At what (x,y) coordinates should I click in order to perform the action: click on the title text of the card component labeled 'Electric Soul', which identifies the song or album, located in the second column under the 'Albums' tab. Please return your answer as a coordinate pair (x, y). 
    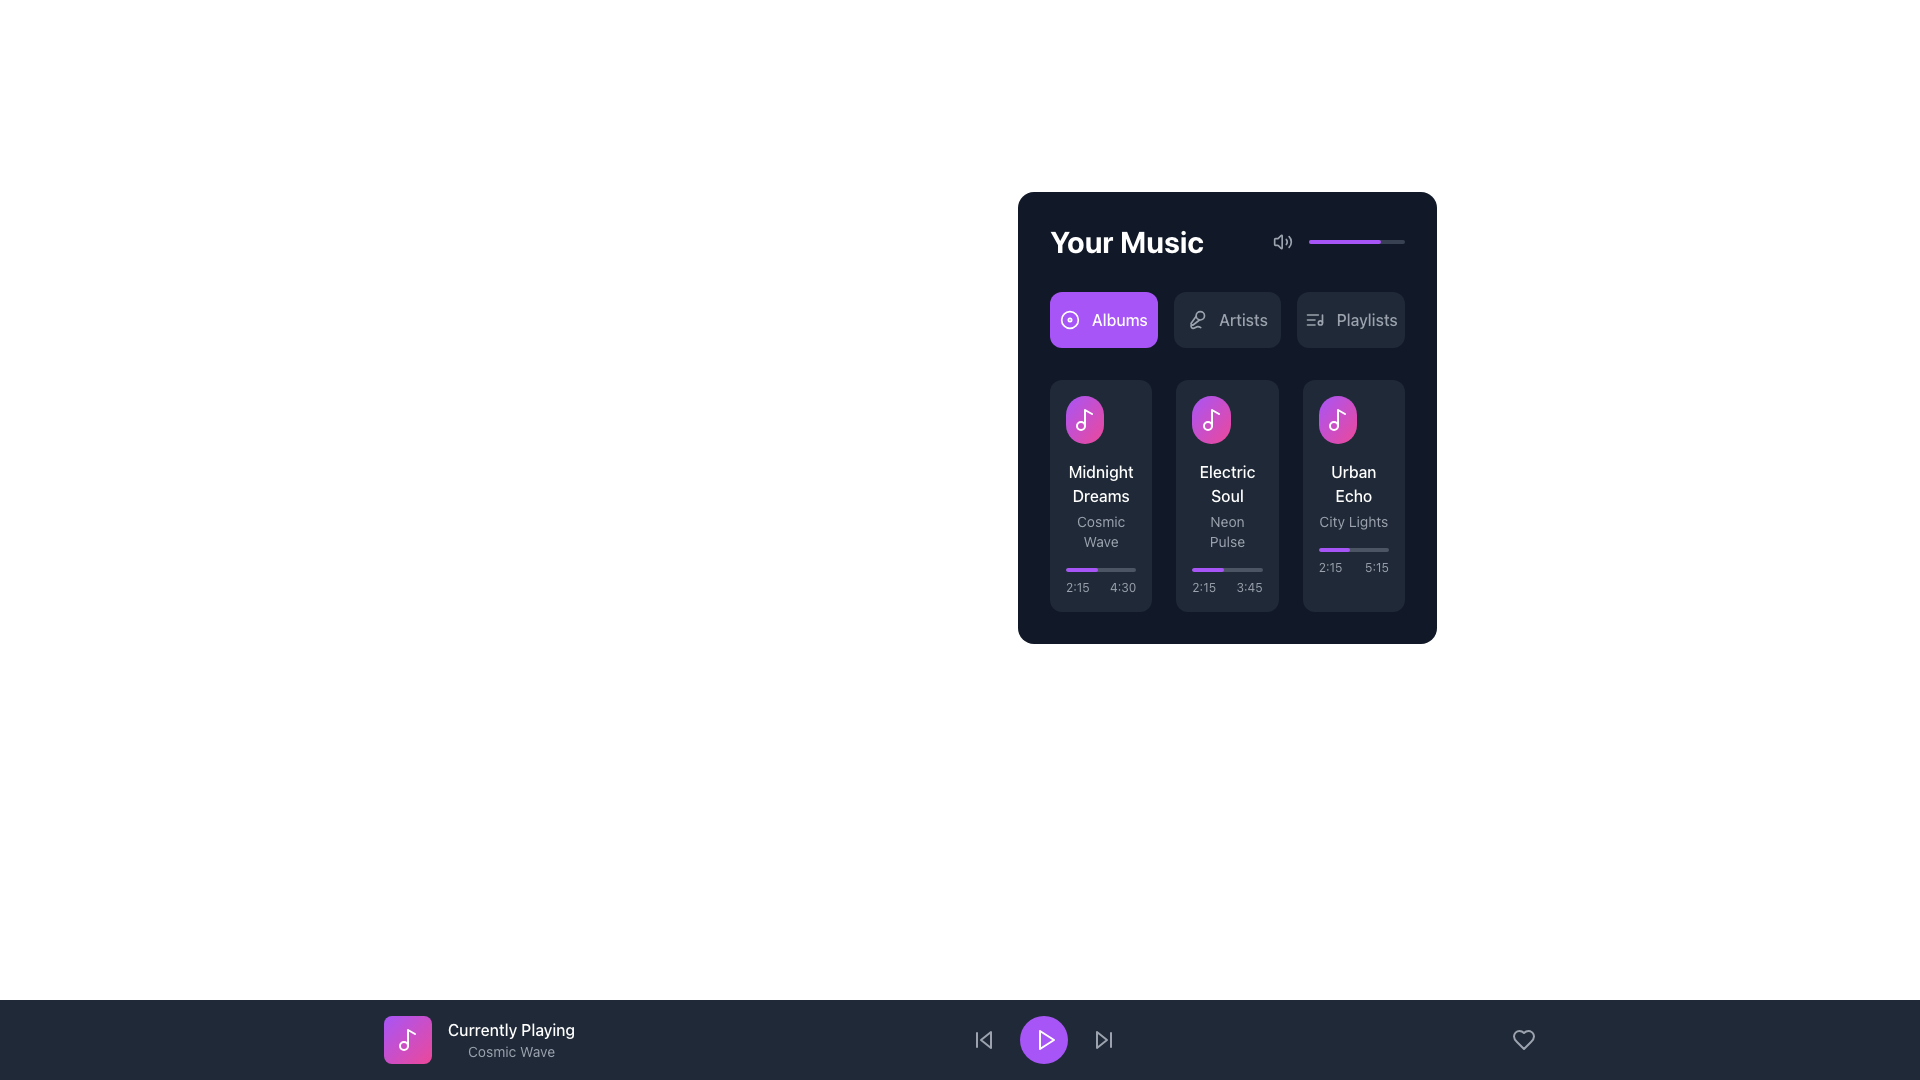
    Looking at the image, I should click on (1226, 483).